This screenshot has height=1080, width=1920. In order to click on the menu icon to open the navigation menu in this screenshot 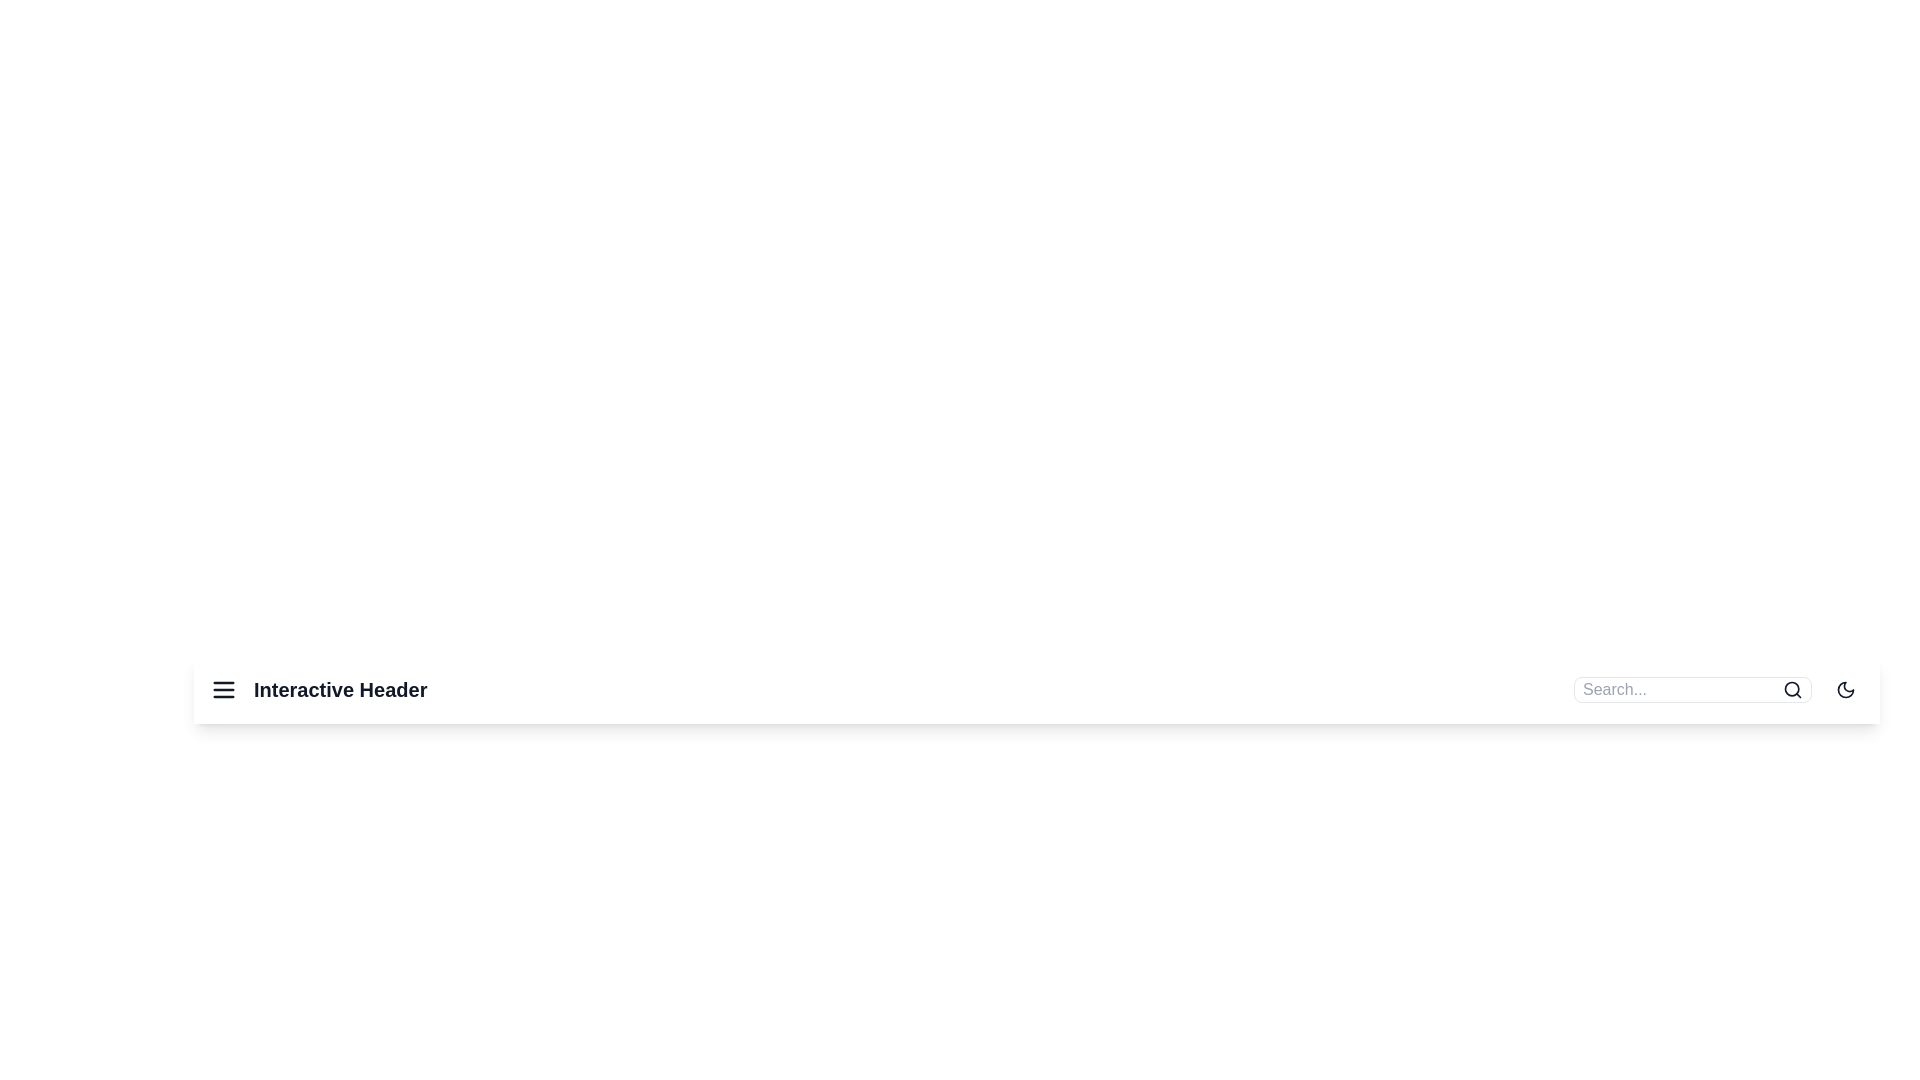, I will do `click(224, 689)`.